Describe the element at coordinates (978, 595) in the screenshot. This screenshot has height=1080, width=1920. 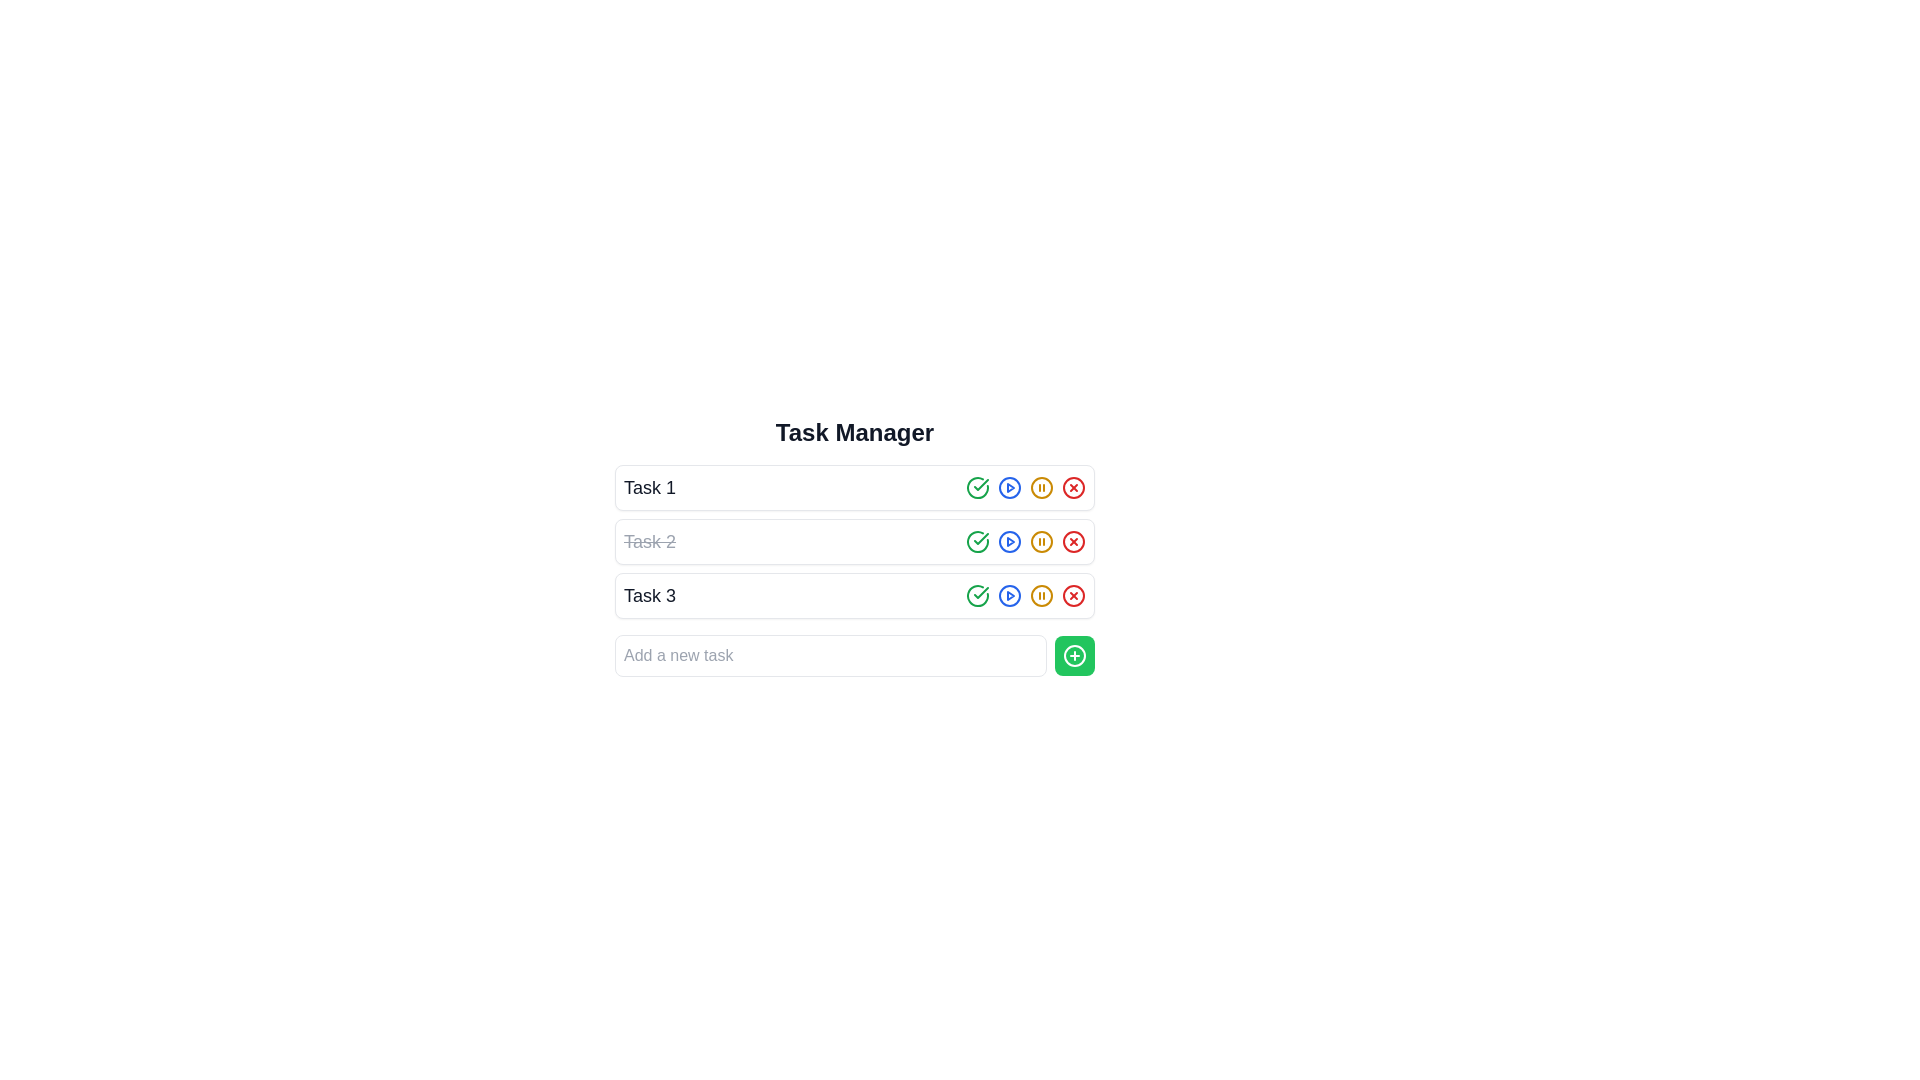
I see `the green check mark icon button in the action buttons of the third task row` at that location.